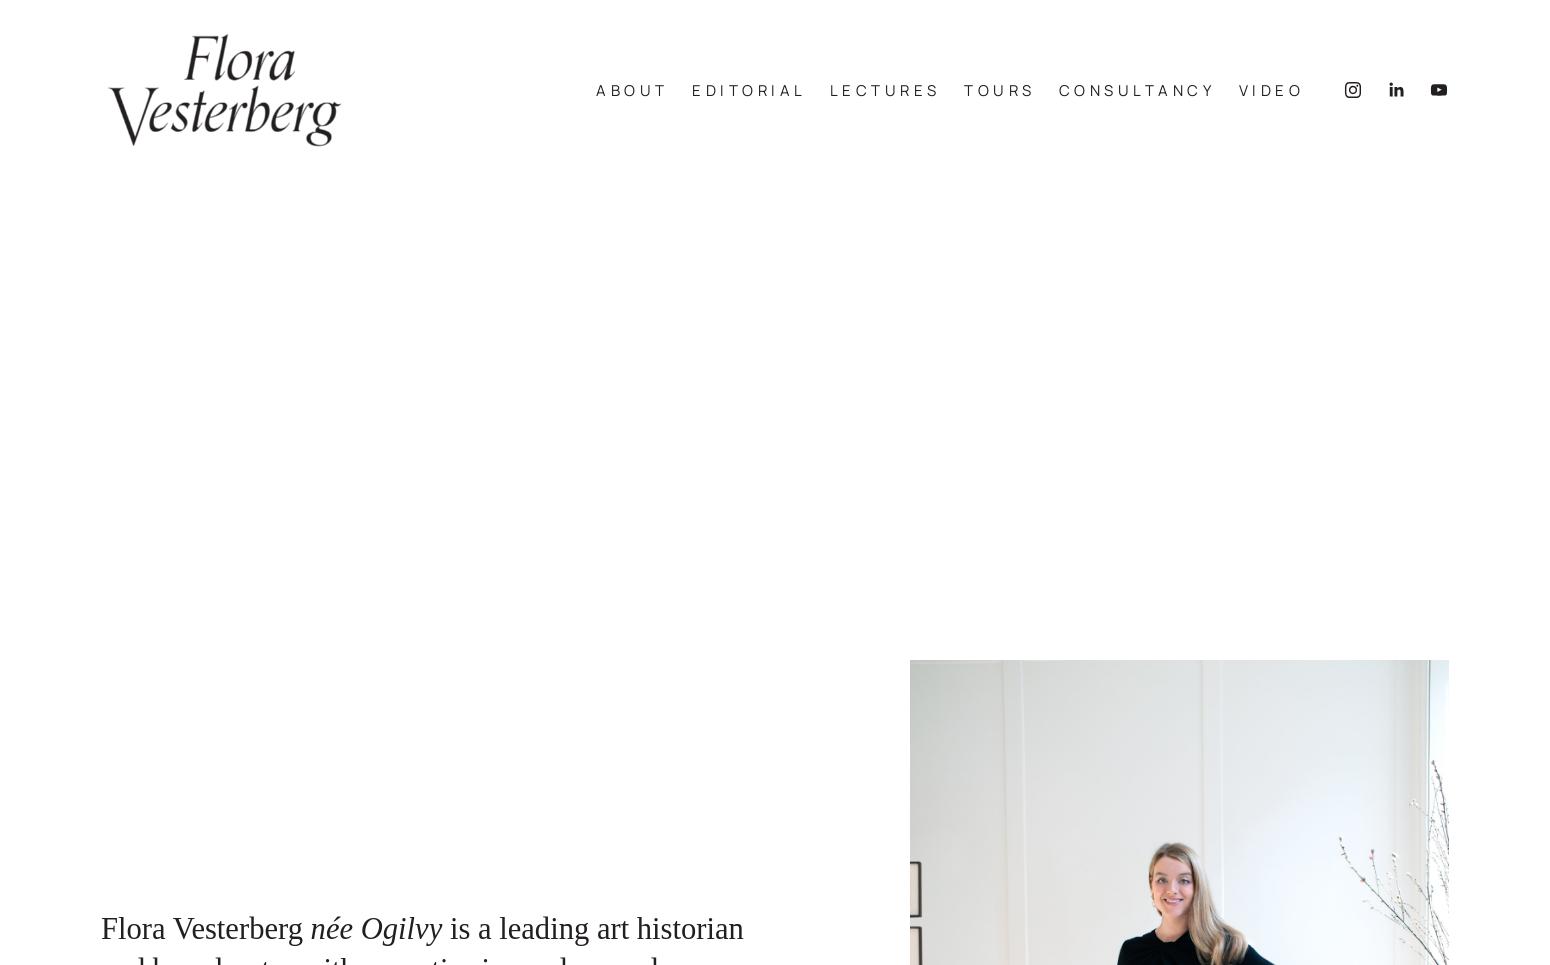 The width and height of the screenshot is (1550, 965). Describe the element at coordinates (998, 99) in the screenshot. I see `'Tours'` at that location.